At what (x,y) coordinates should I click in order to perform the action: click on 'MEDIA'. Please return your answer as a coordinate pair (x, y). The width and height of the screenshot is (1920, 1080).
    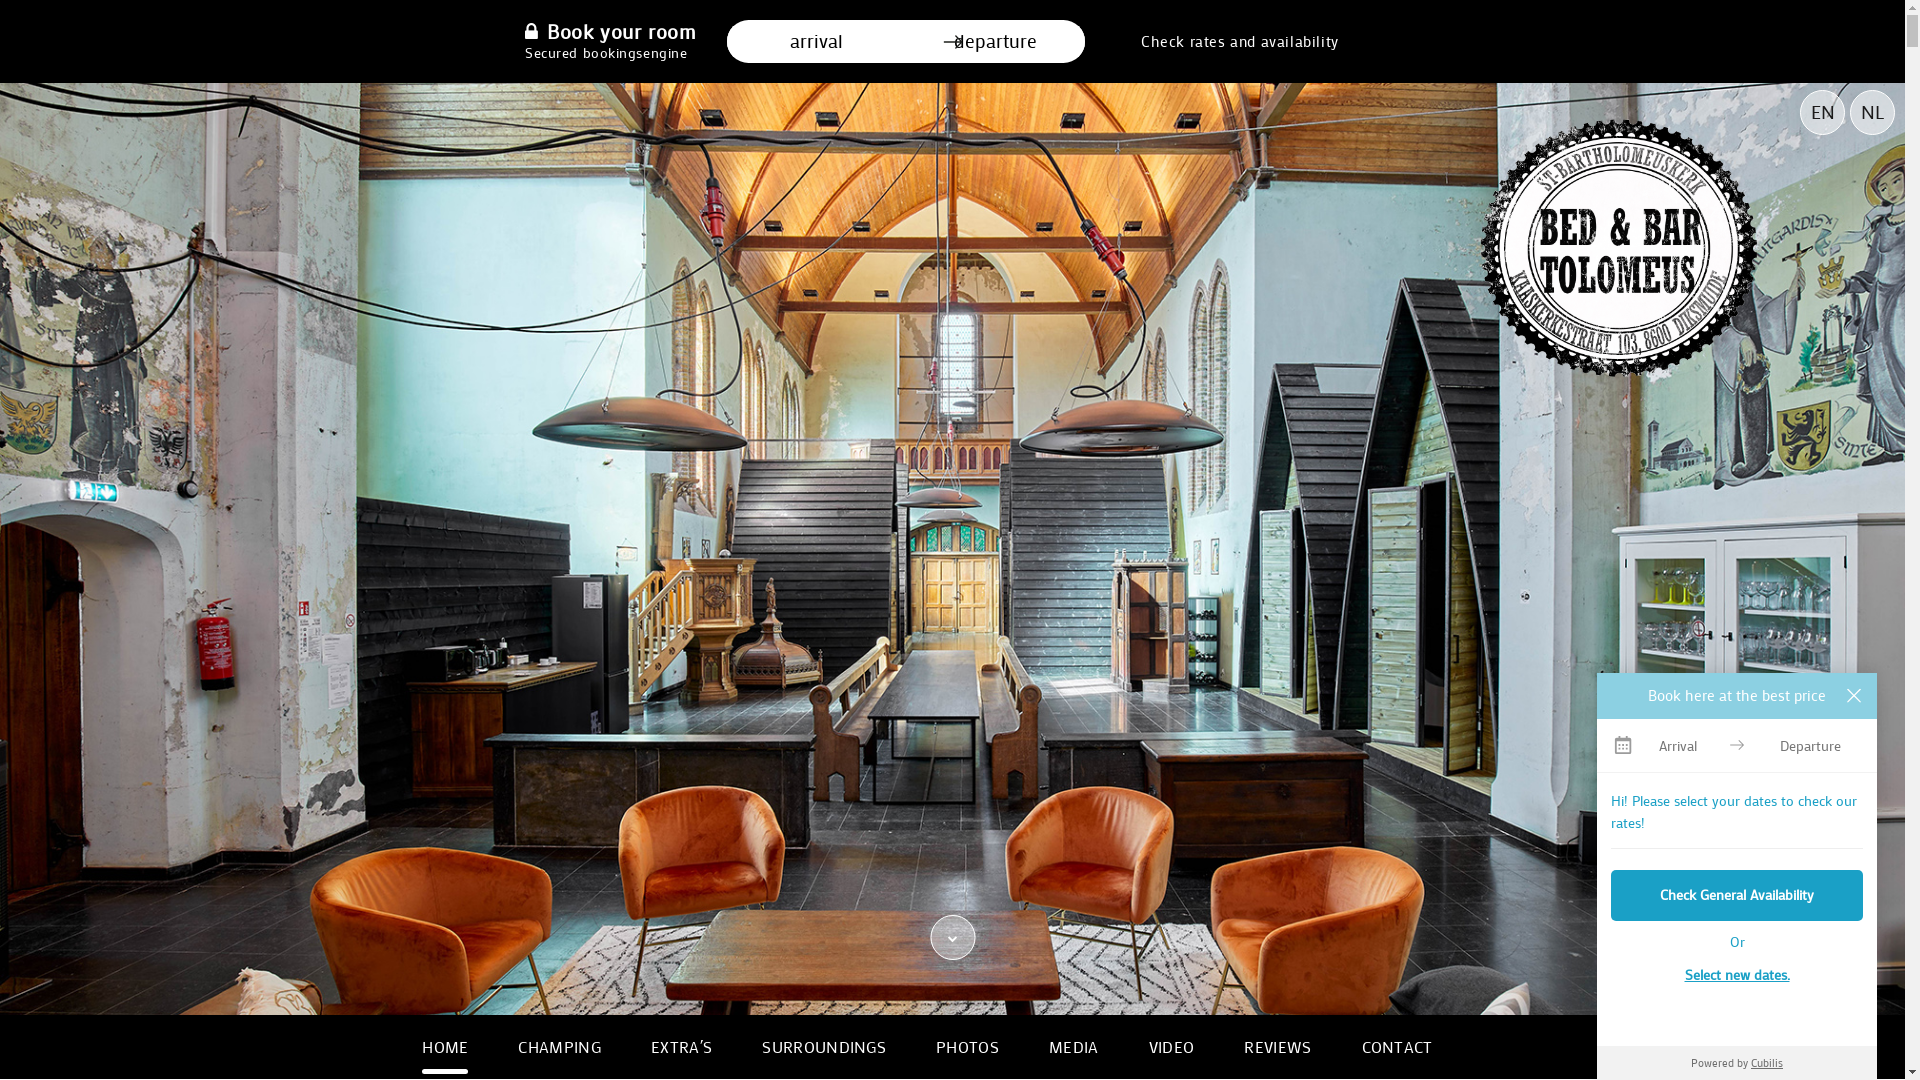
    Looking at the image, I should click on (1073, 1045).